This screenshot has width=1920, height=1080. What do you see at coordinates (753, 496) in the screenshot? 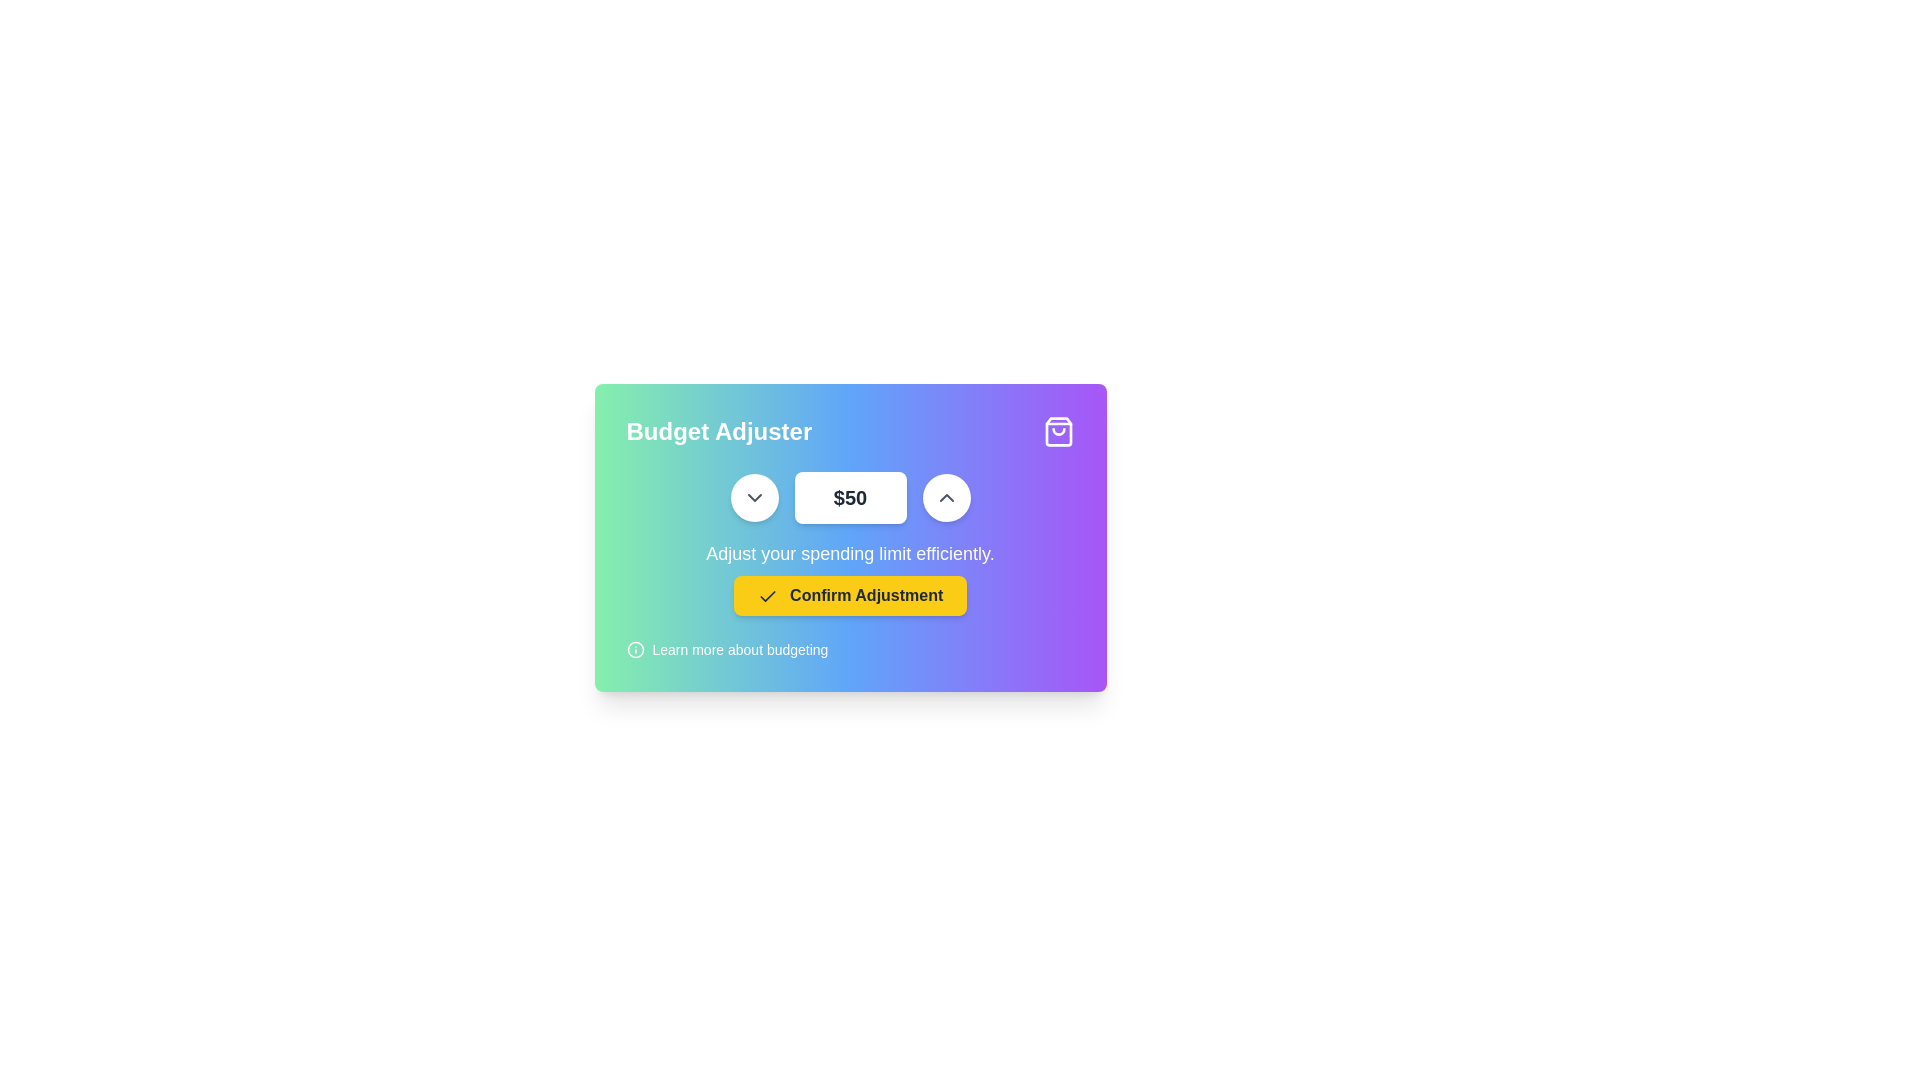
I see `the chevron icon within the circular button located at the top-right area of the 'Budget Adjuster' card` at bounding box center [753, 496].